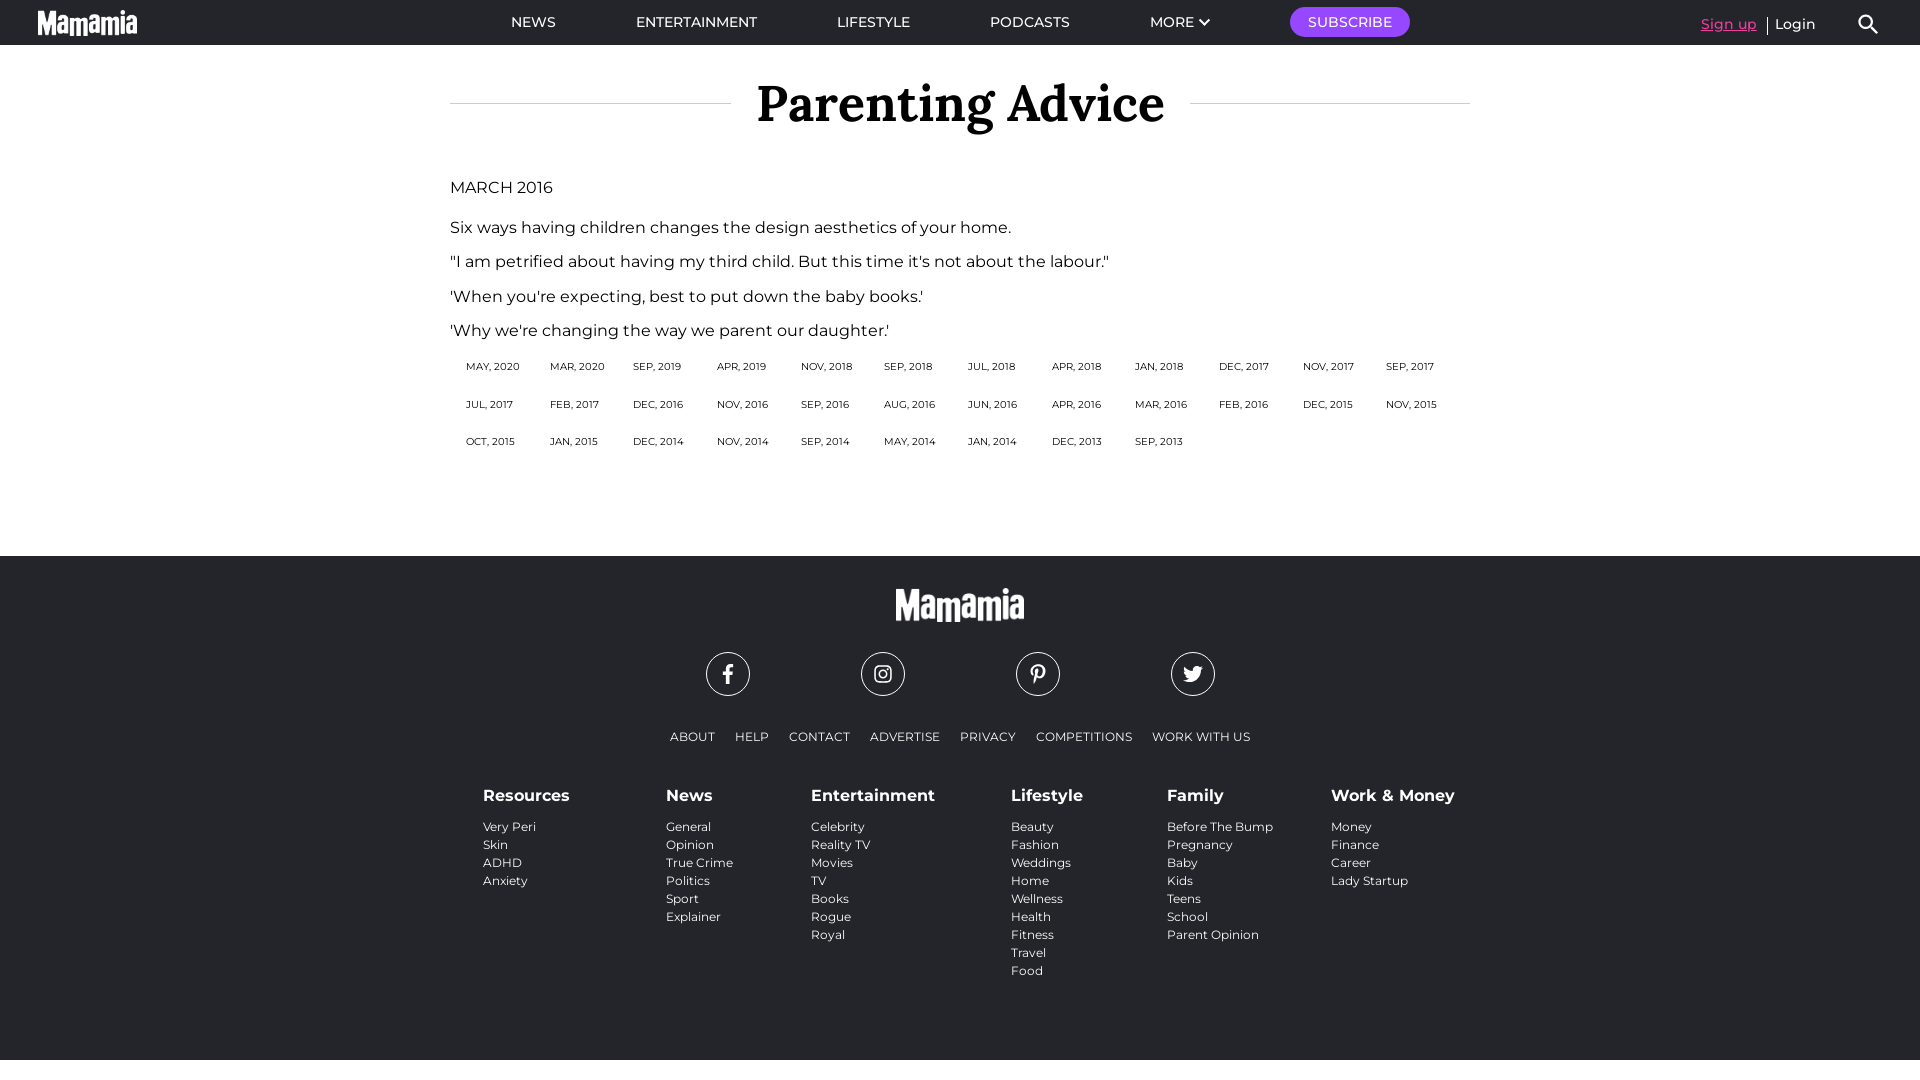 The height and width of the screenshot is (1080, 1920). I want to click on 'Pregnancy', so click(1200, 844).